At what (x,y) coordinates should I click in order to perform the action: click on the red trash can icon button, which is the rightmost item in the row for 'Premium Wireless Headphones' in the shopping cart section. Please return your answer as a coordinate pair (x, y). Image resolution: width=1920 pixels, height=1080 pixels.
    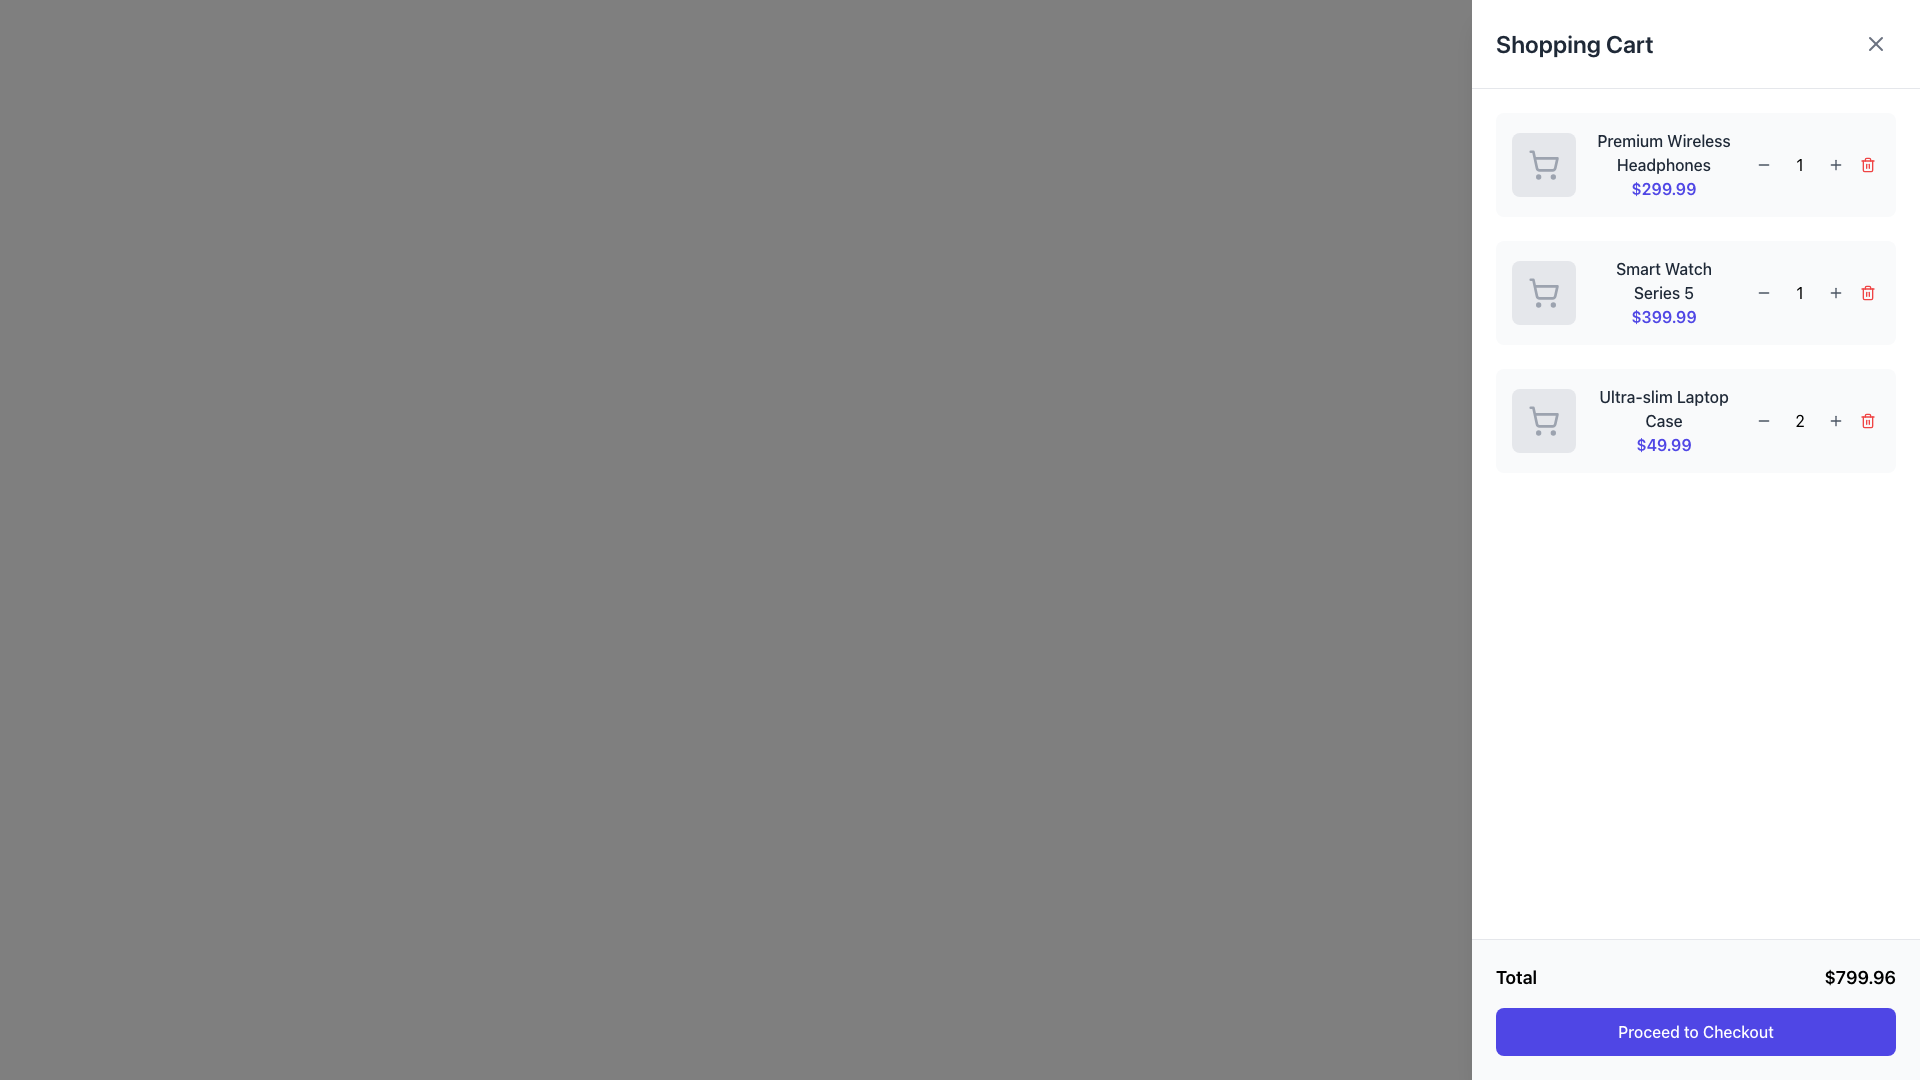
    Looking at the image, I should click on (1866, 164).